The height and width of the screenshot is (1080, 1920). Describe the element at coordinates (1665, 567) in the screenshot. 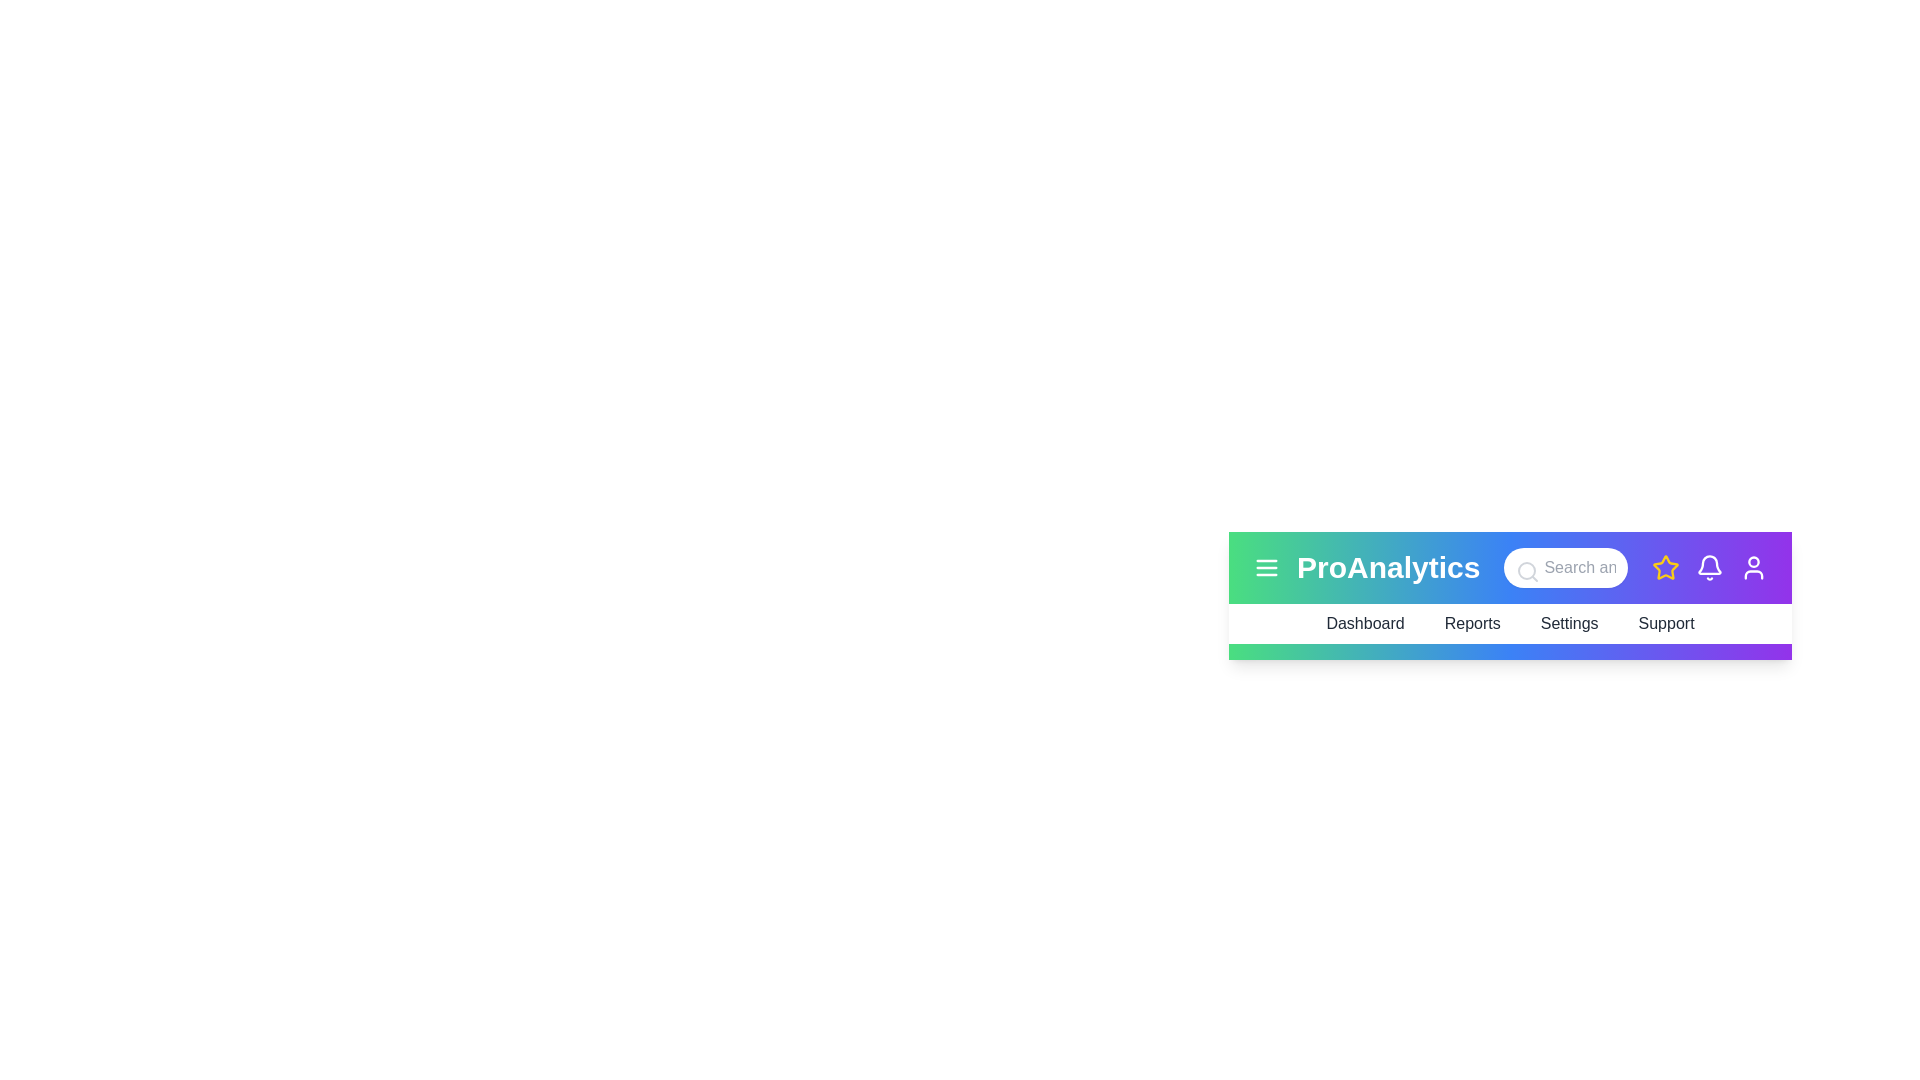

I see `the star icon to mark it as a favorite` at that location.